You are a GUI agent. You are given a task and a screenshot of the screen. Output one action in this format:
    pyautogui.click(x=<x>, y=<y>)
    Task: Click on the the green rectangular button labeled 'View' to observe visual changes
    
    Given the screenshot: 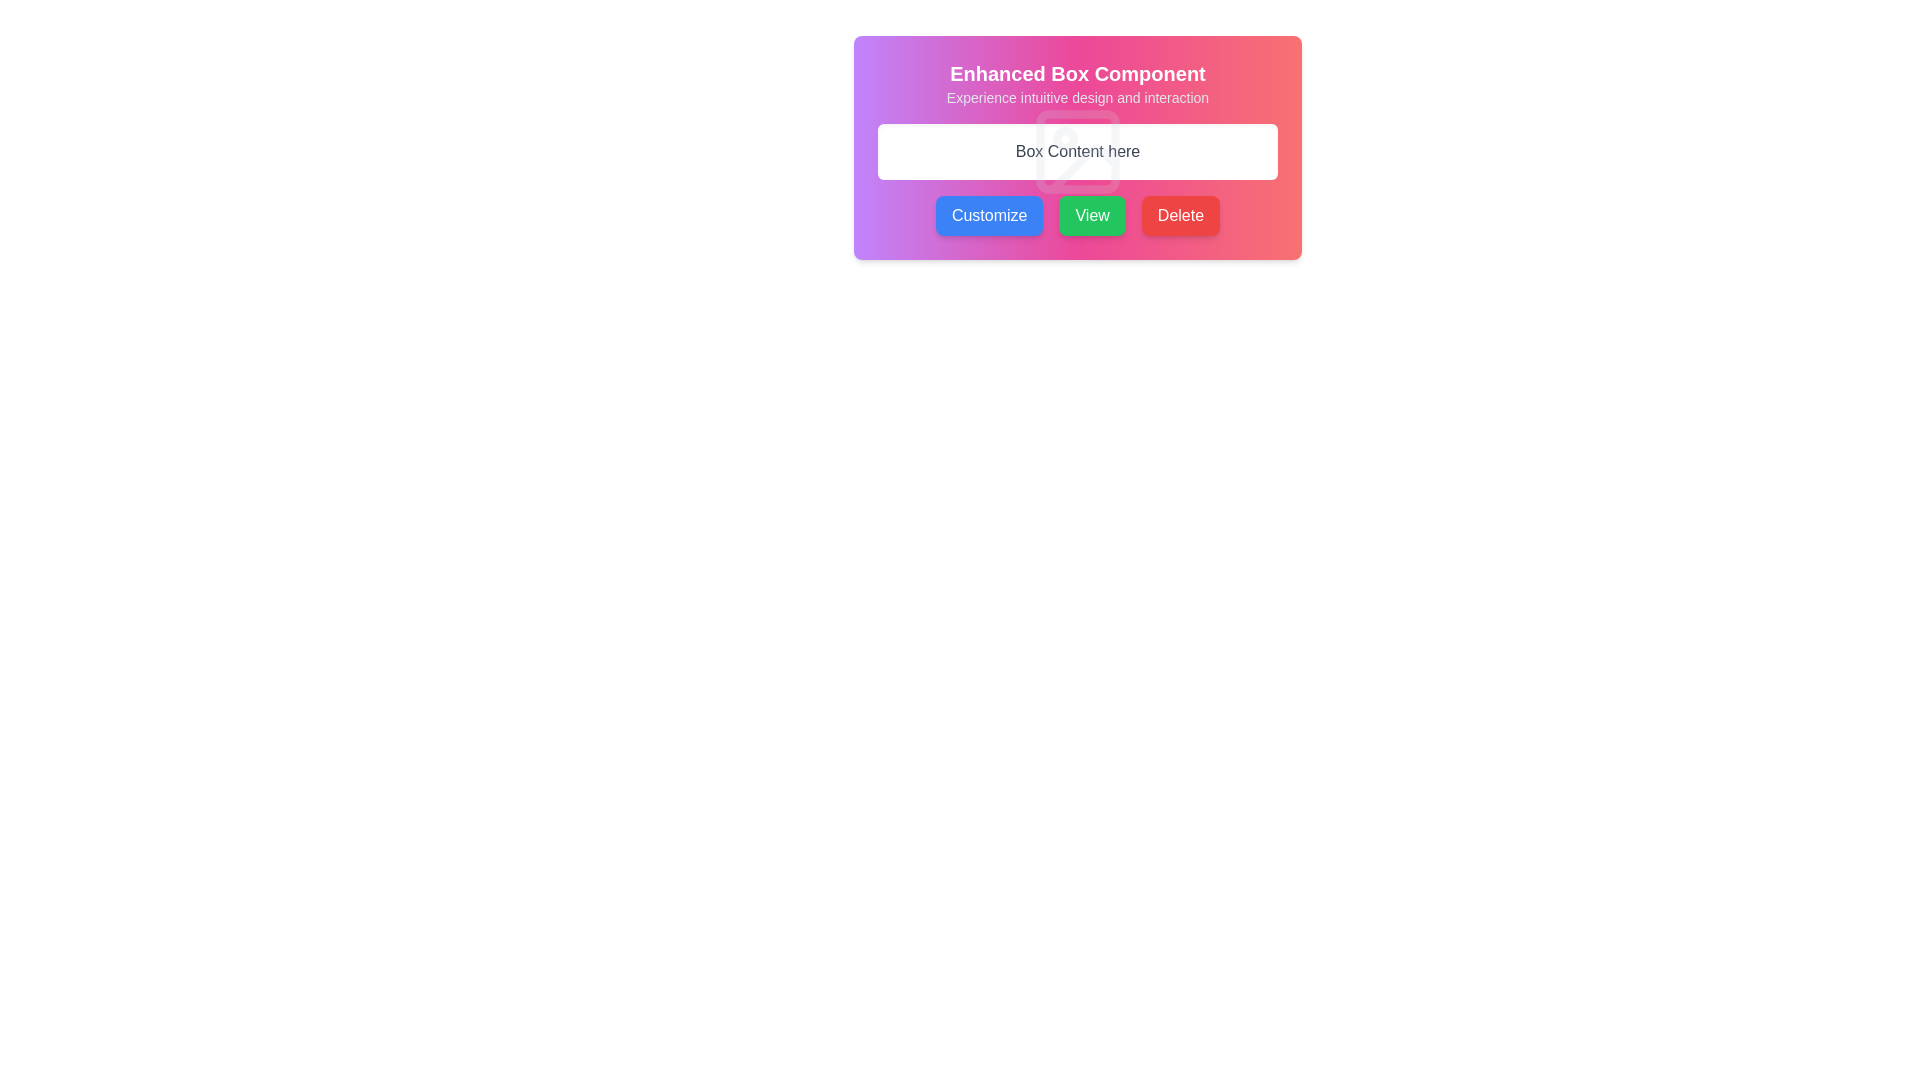 What is the action you would take?
    pyautogui.click(x=1077, y=216)
    